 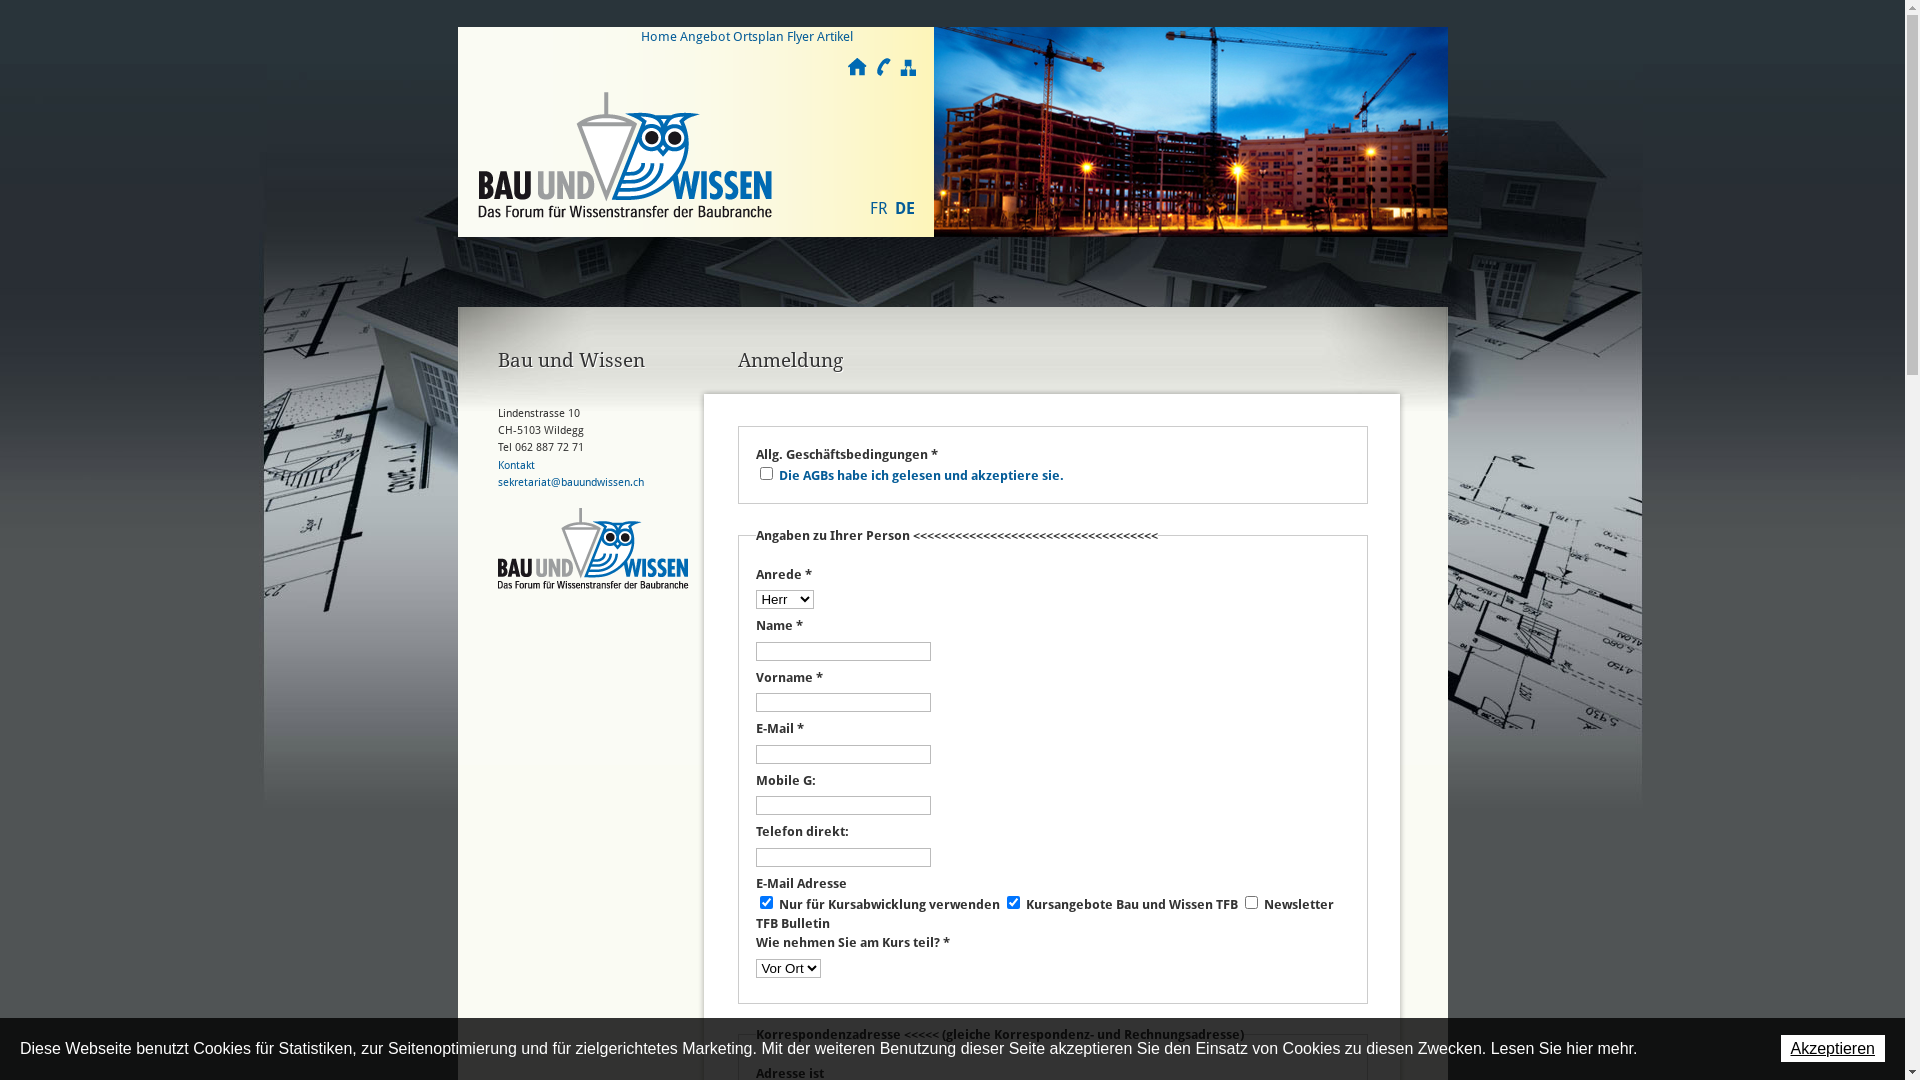 What do you see at coordinates (1832, 1047) in the screenshot?
I see `'Akzeptieren'` at bounding box center [1832, 1047].